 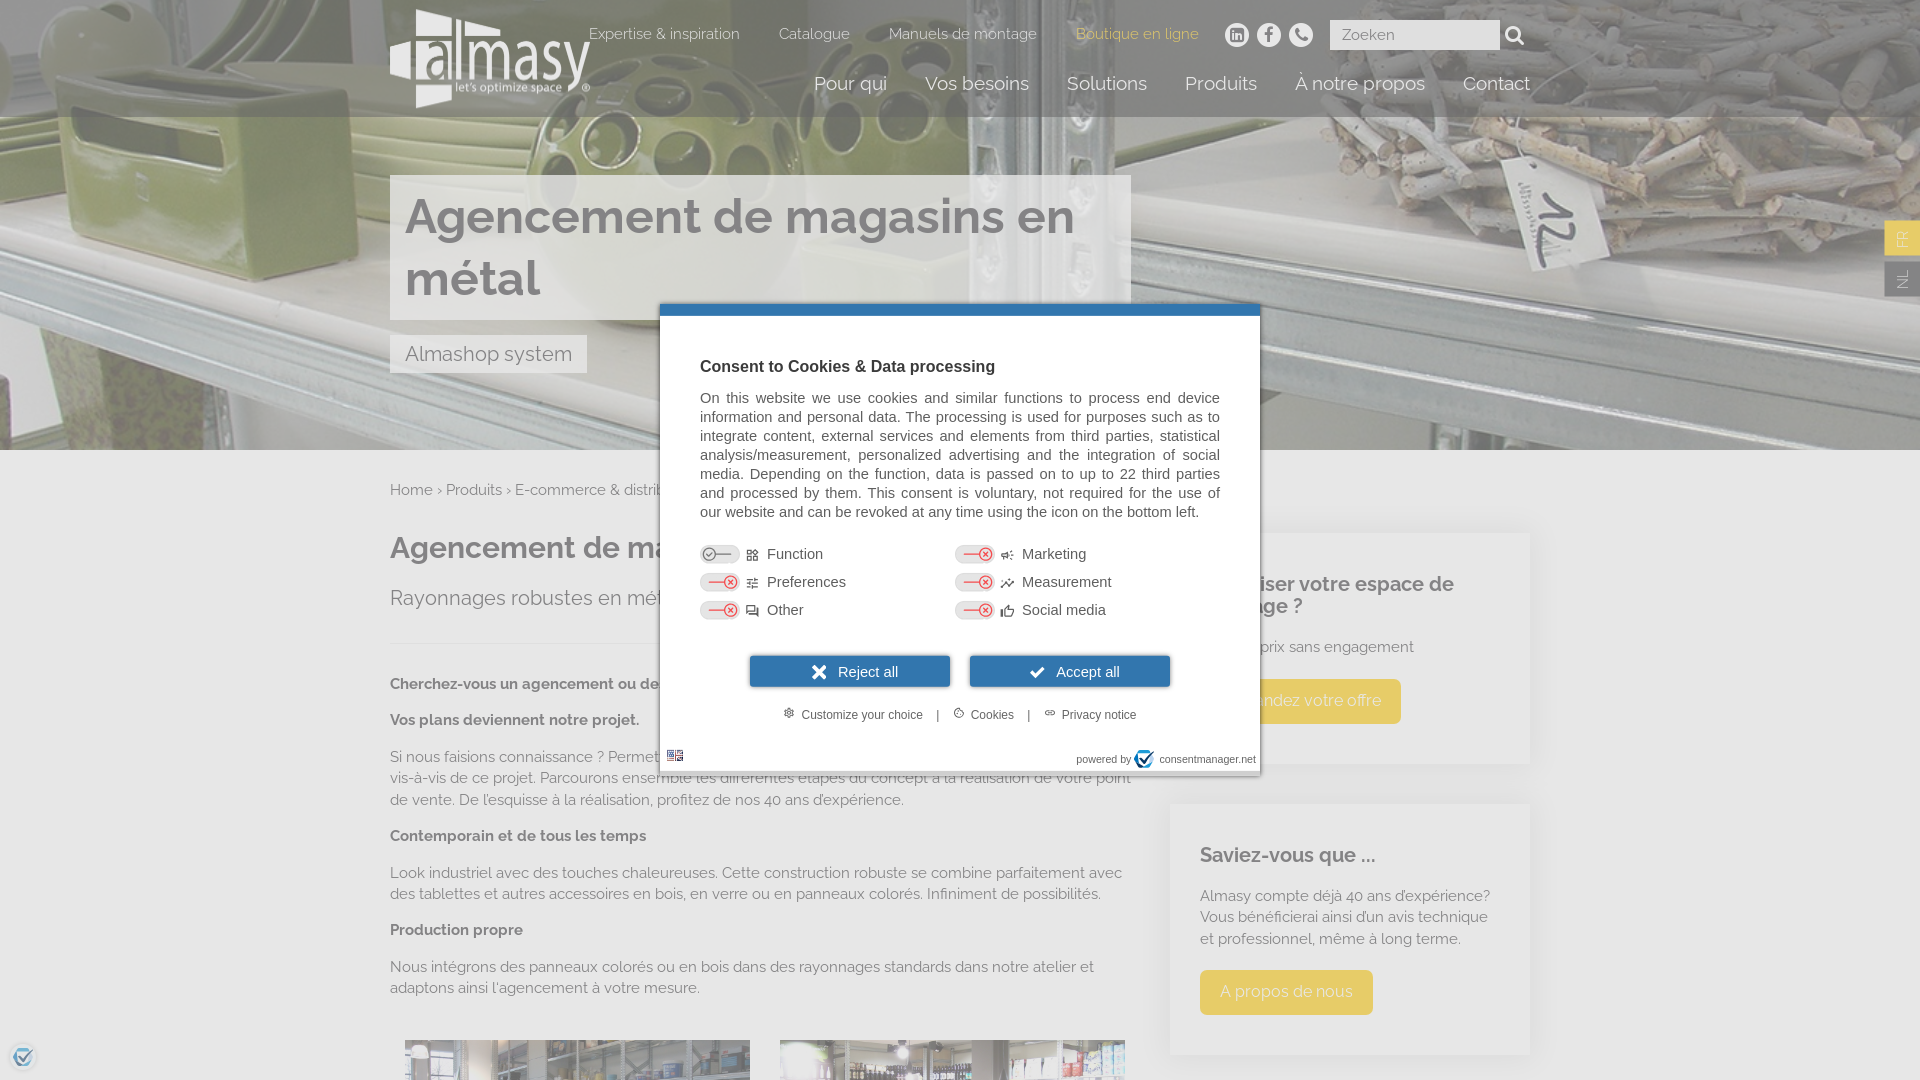 I want to click on 'Accept all', so click(x=1069, y=671).